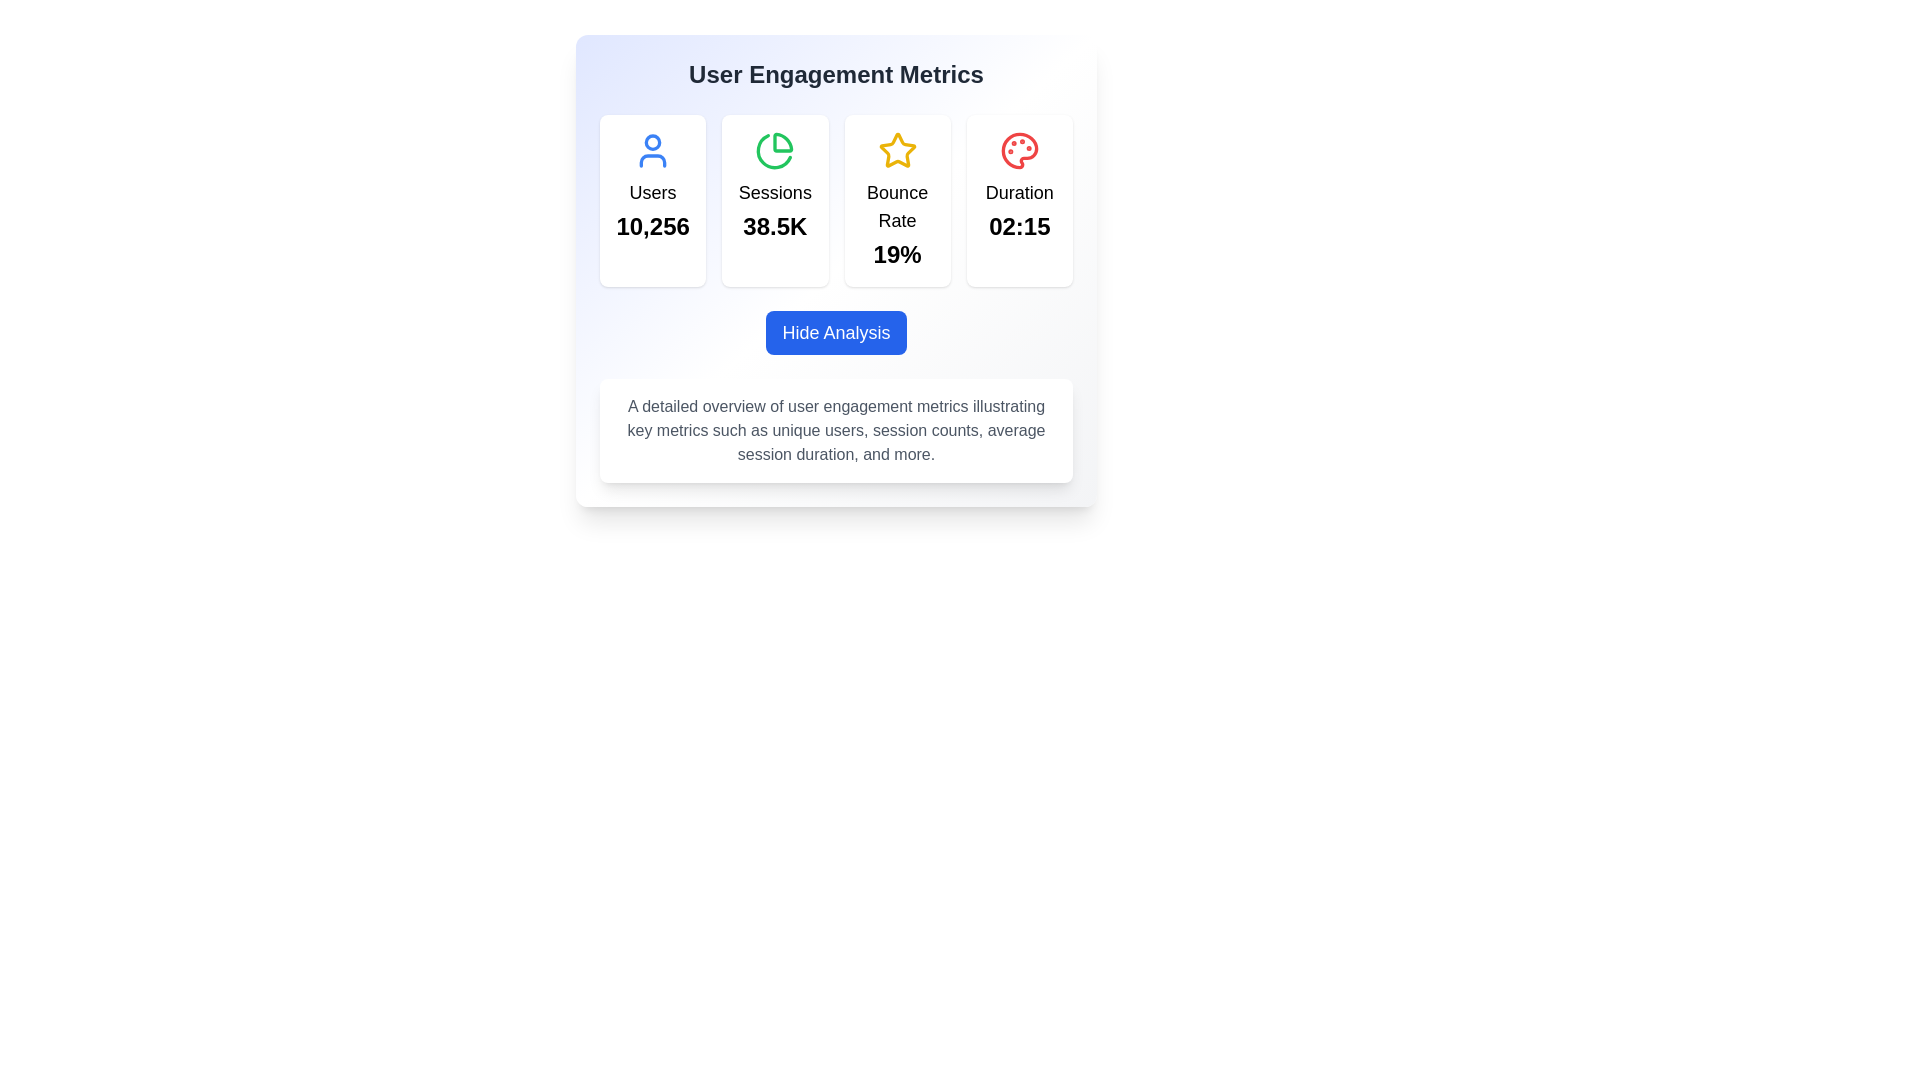 The height and width of the screenshot is (1080, 1920). I want to click on the text display that shows the count of users, located below the word 'Users' within a white card, so click(653, 226).